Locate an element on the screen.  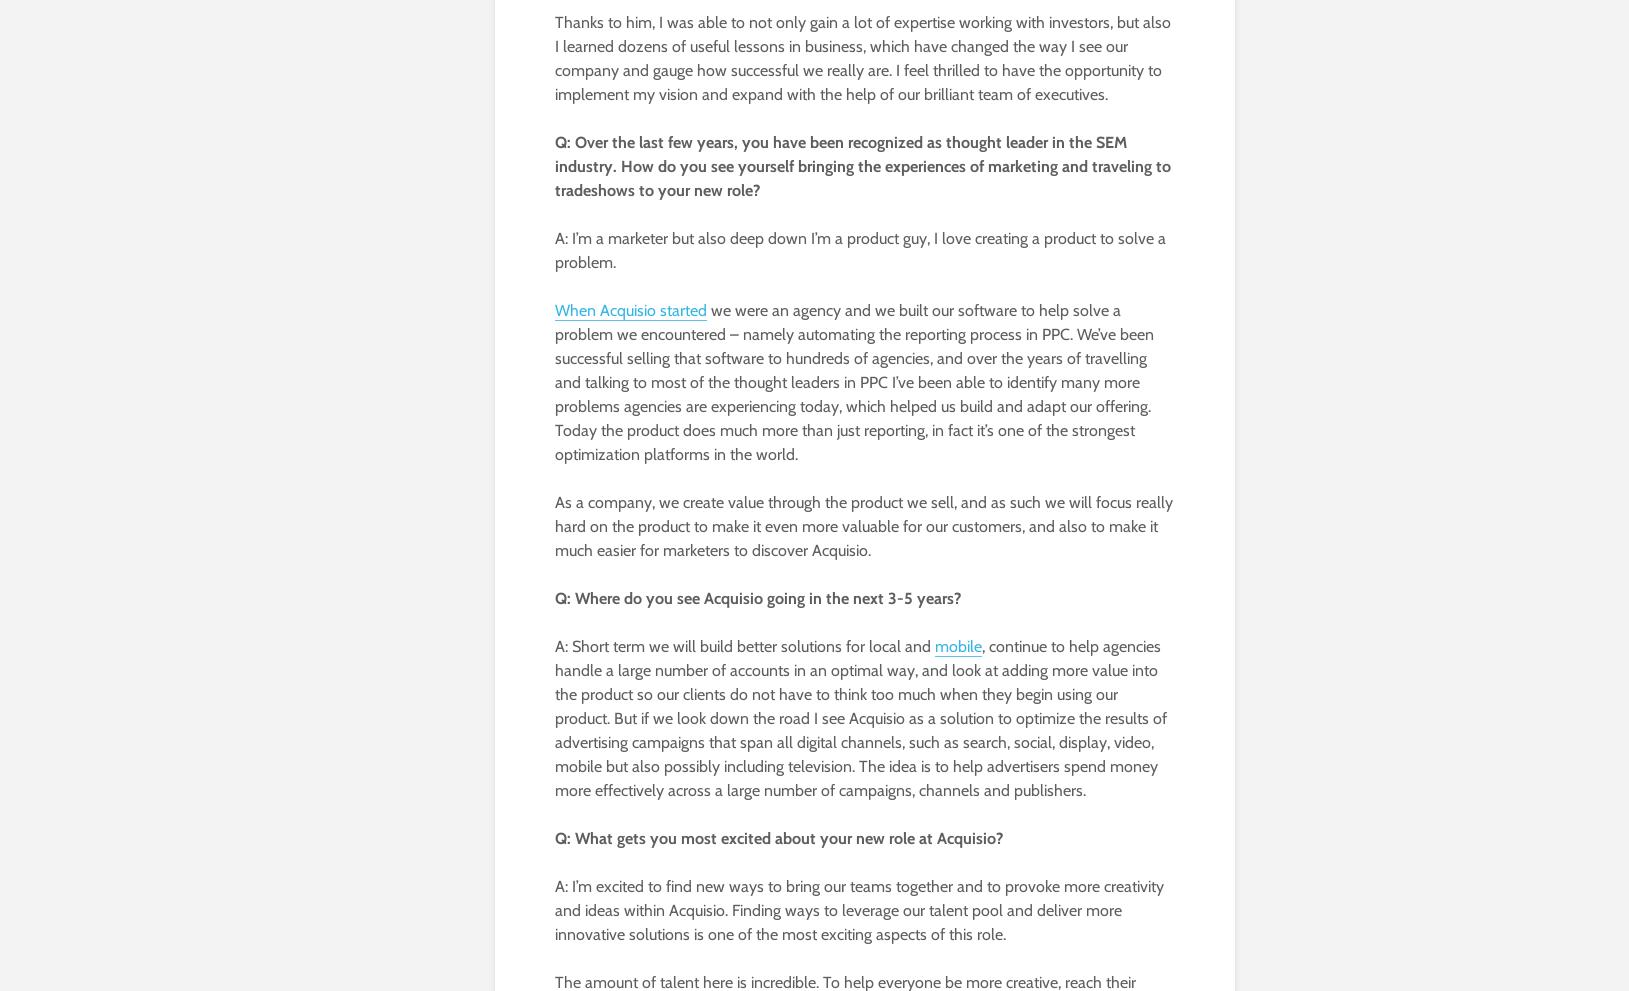
'Q: What gets you most excited about your new role at Acquisio?' is located at coordinates (777, 837).